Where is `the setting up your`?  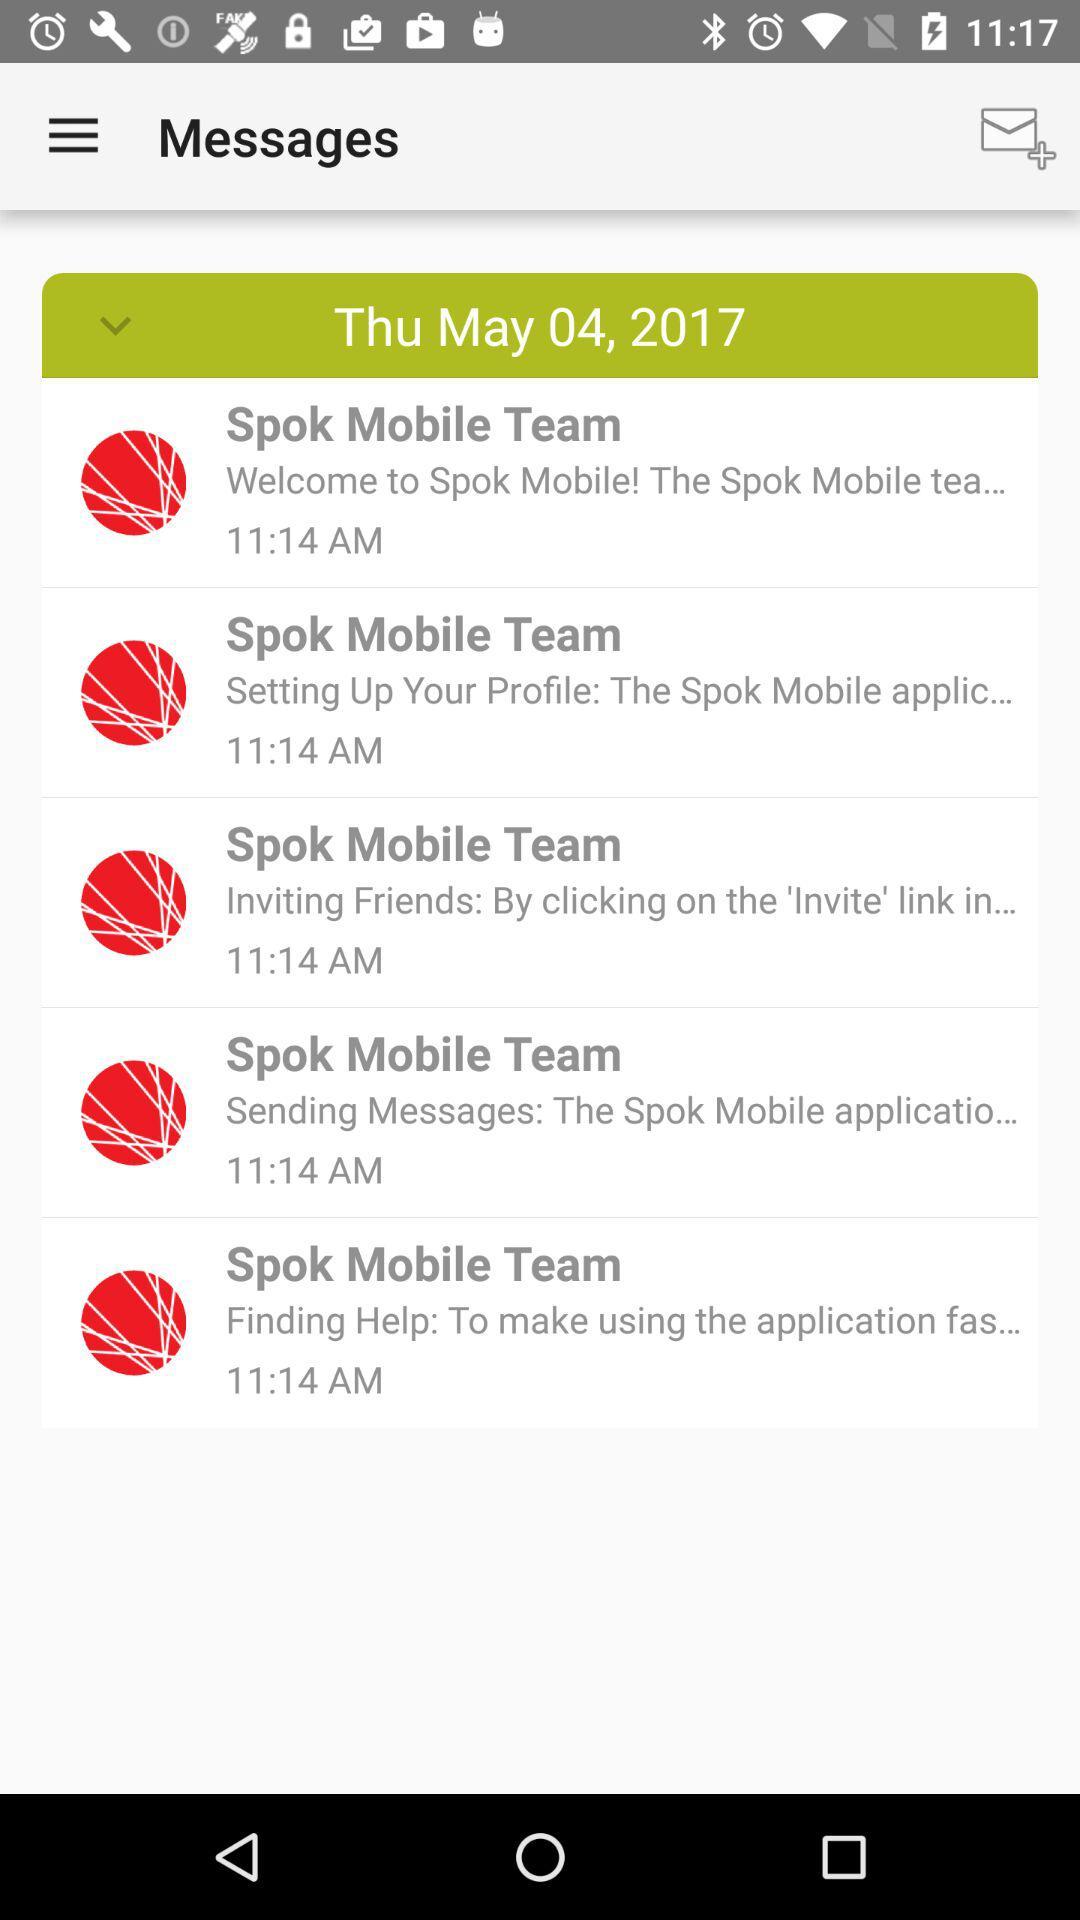
the setting up your is located at coordinates (624, 689).